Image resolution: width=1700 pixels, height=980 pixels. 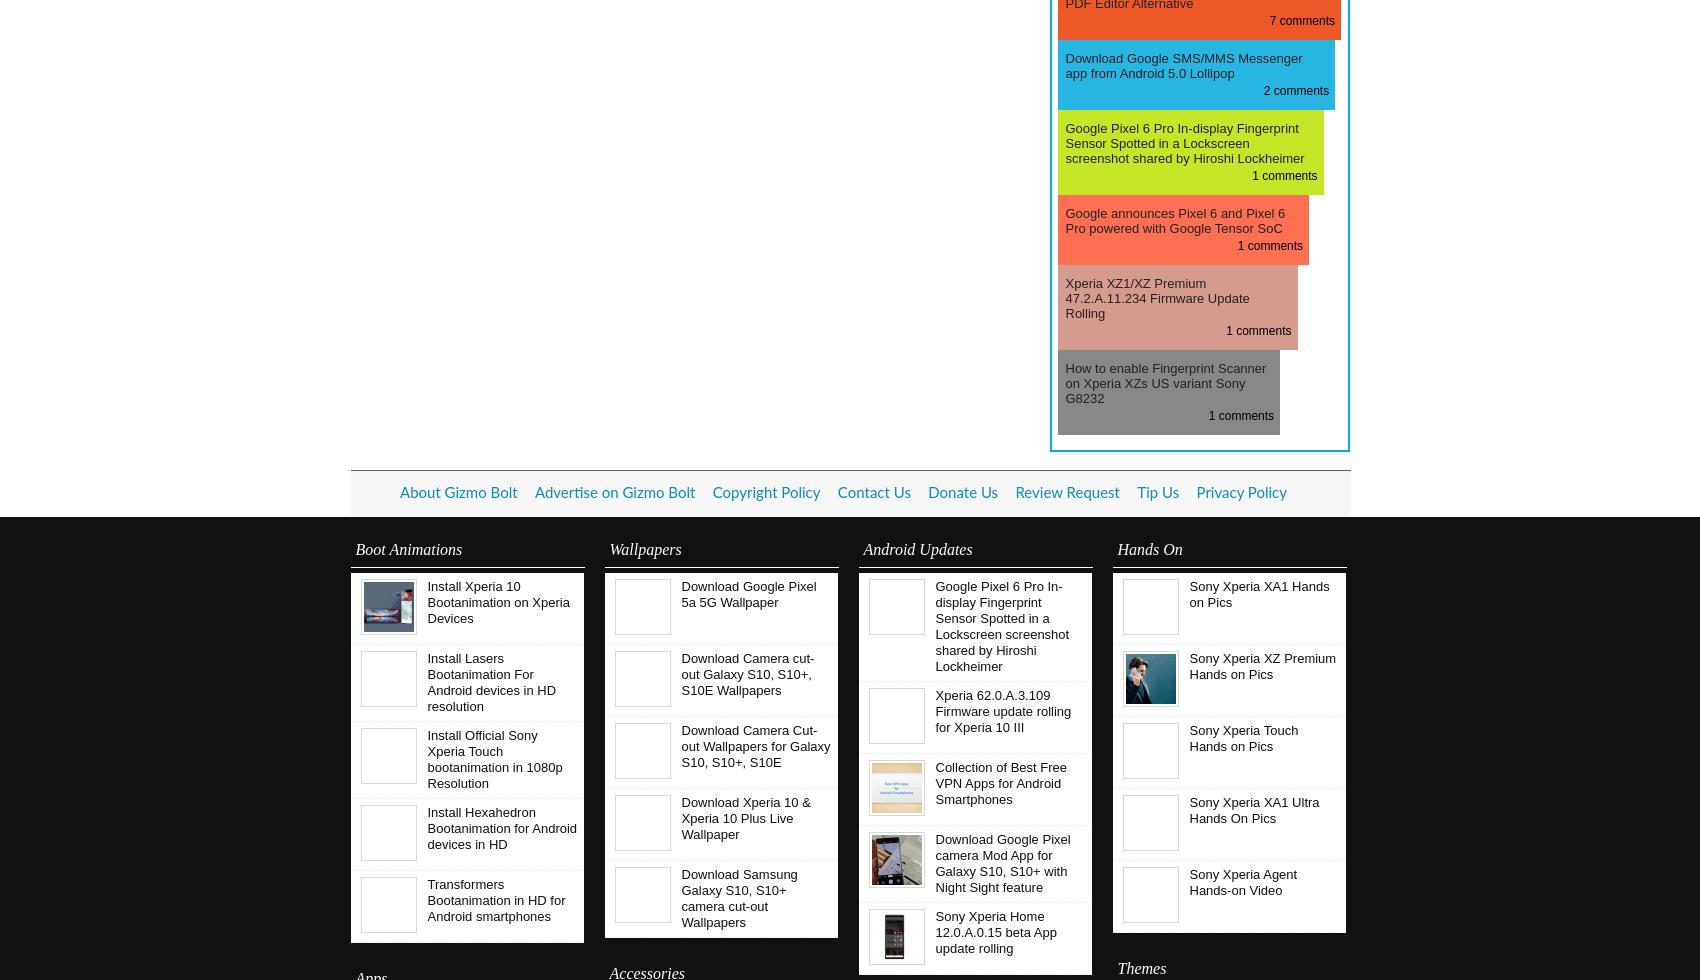 I want to click on 'Donate Us', so click(x=962, y=493).